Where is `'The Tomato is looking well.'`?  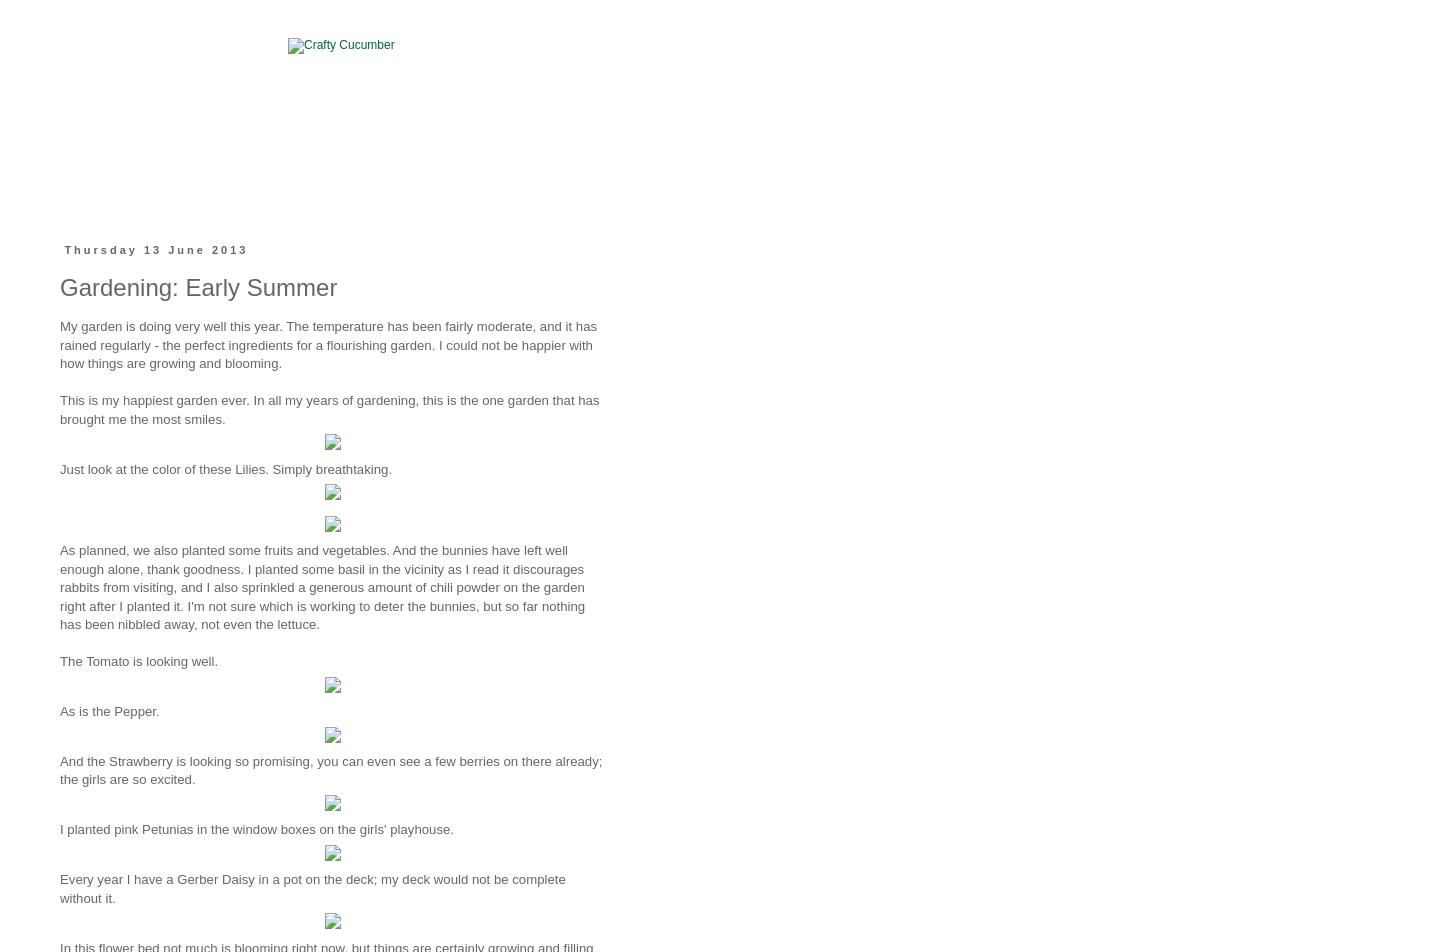
'The Tomato is looking well.' is located at coordinates (138, 661).